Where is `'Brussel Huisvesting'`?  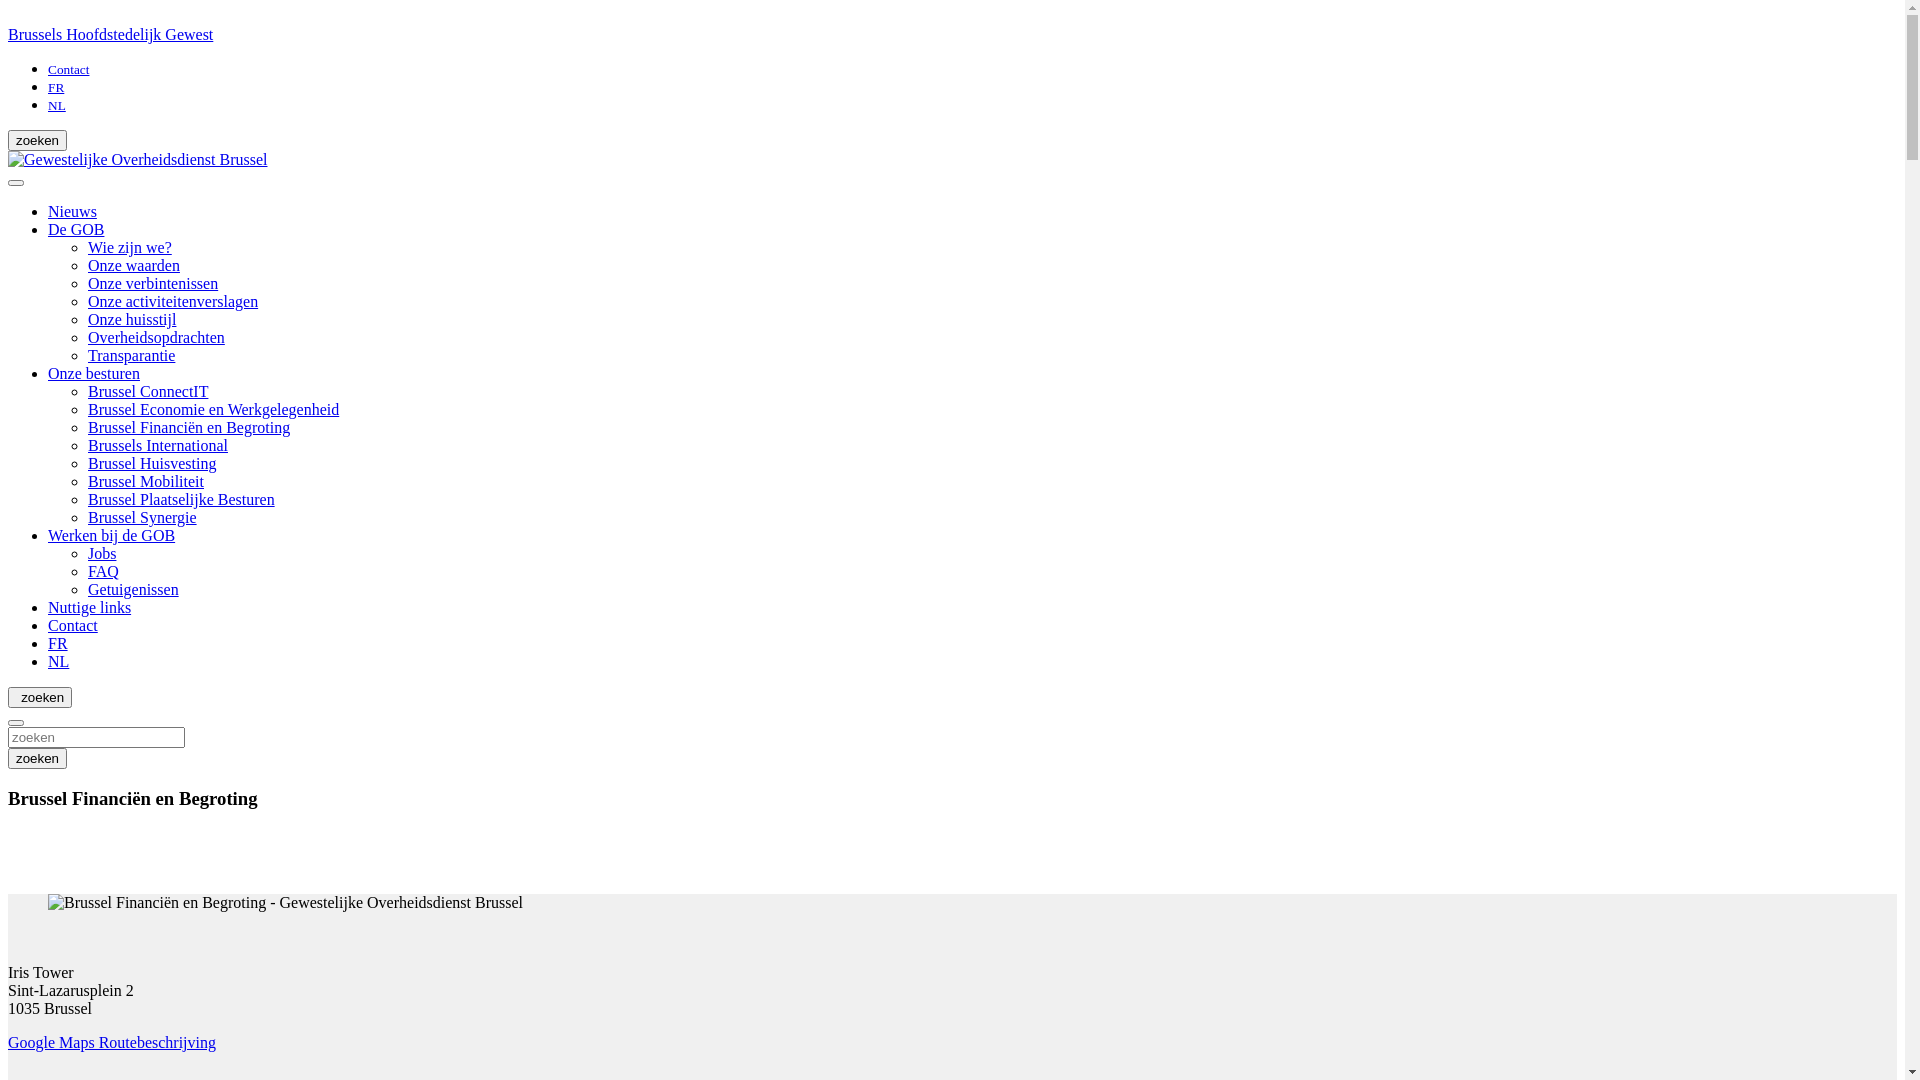
'Brussel Huisvesting' is located at coordinates (151, 463).